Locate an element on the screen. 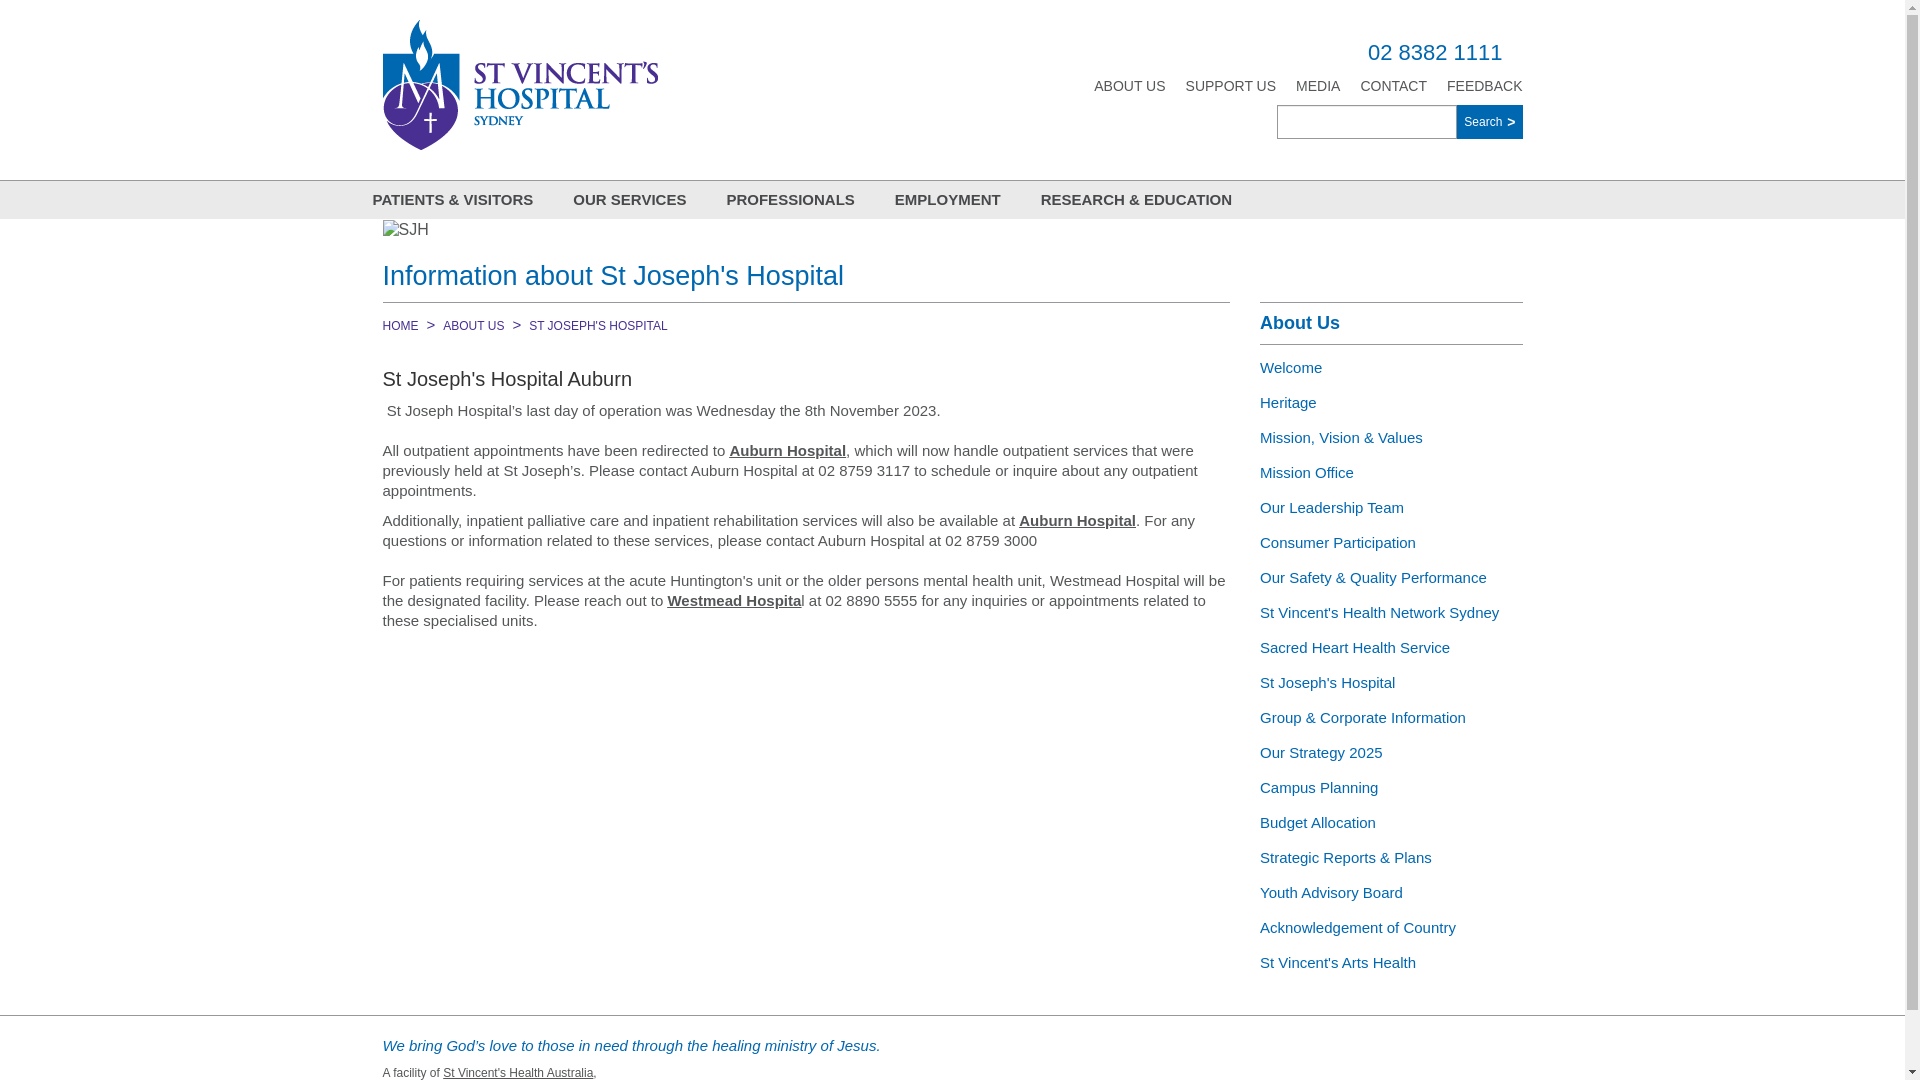 The image size is (1920, 1080). 'Our Leadership Team' is located at coordinates (1390, 506).